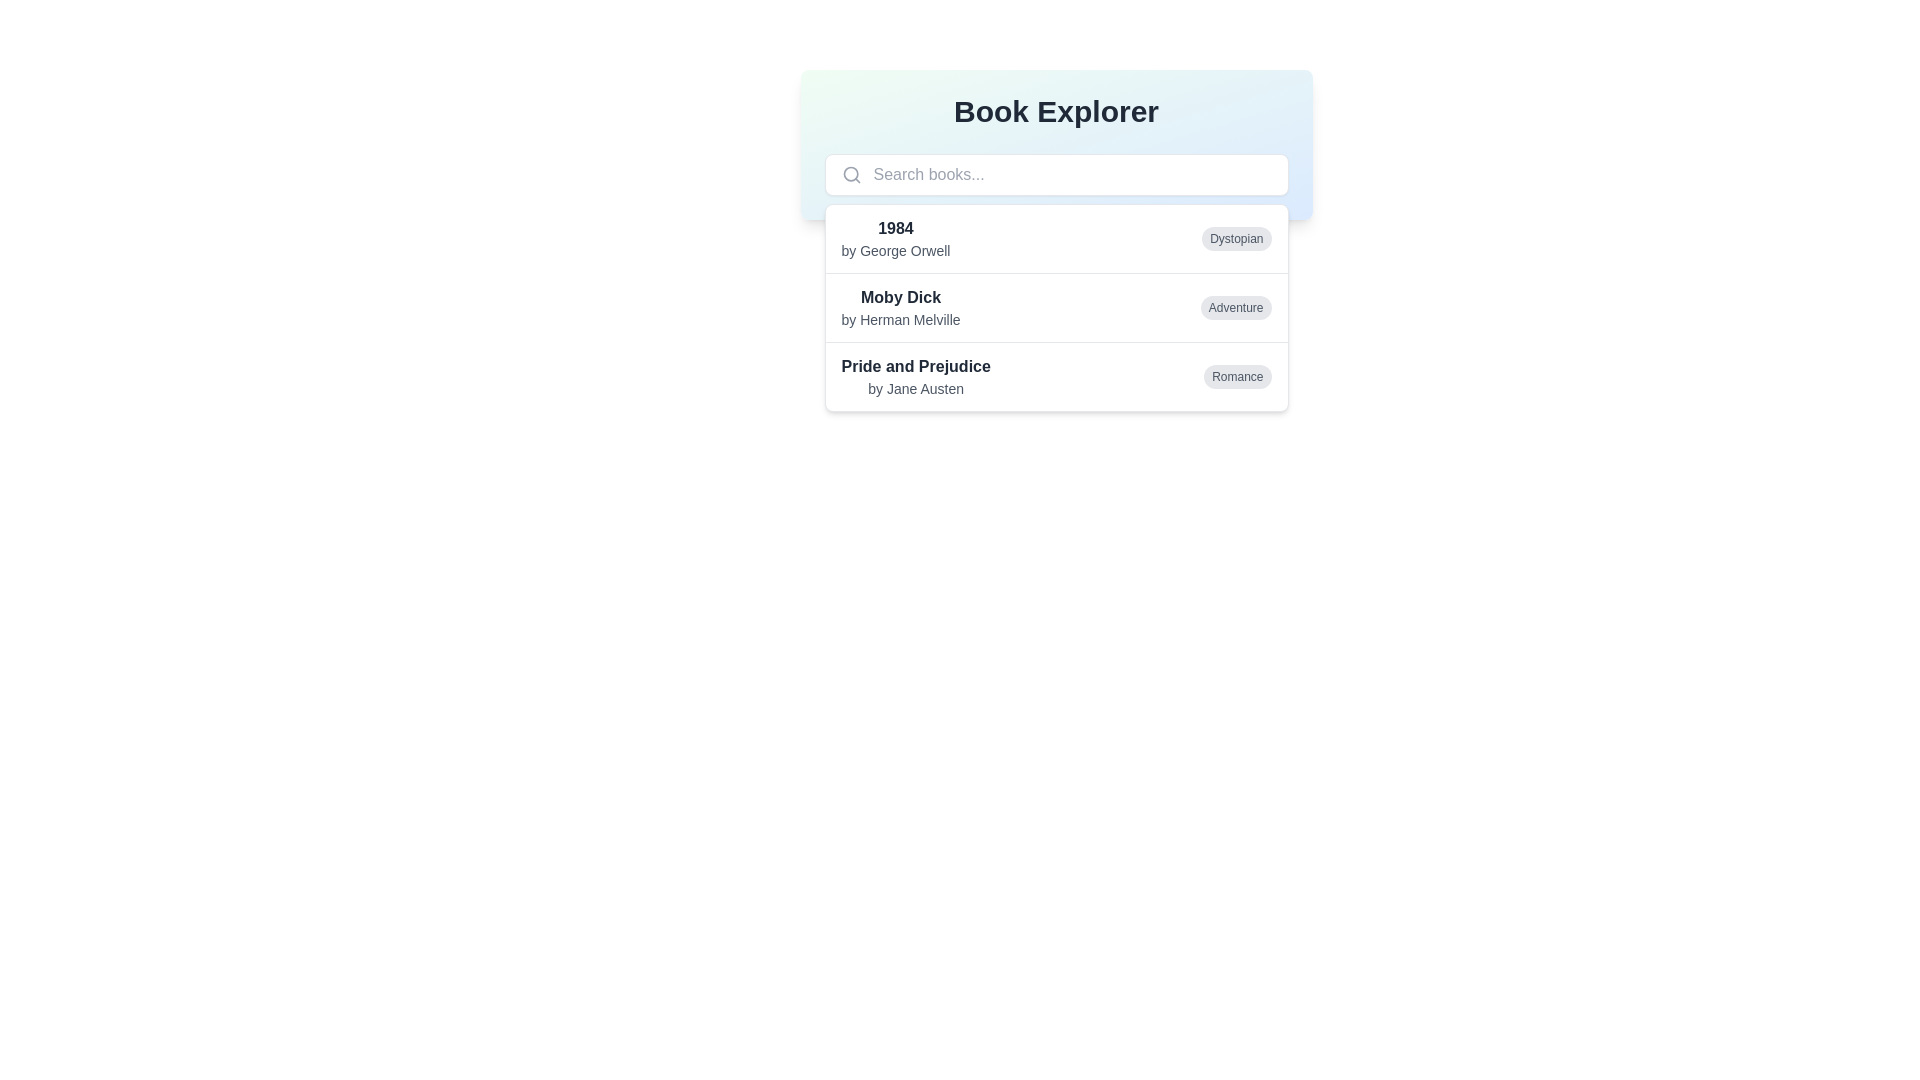  I want to click on the pill-shaped label with the text 'Dystopian', which is part of the book listing for '1984 by George Orwell', located at the far right of the visible row, so click(1235, 238).